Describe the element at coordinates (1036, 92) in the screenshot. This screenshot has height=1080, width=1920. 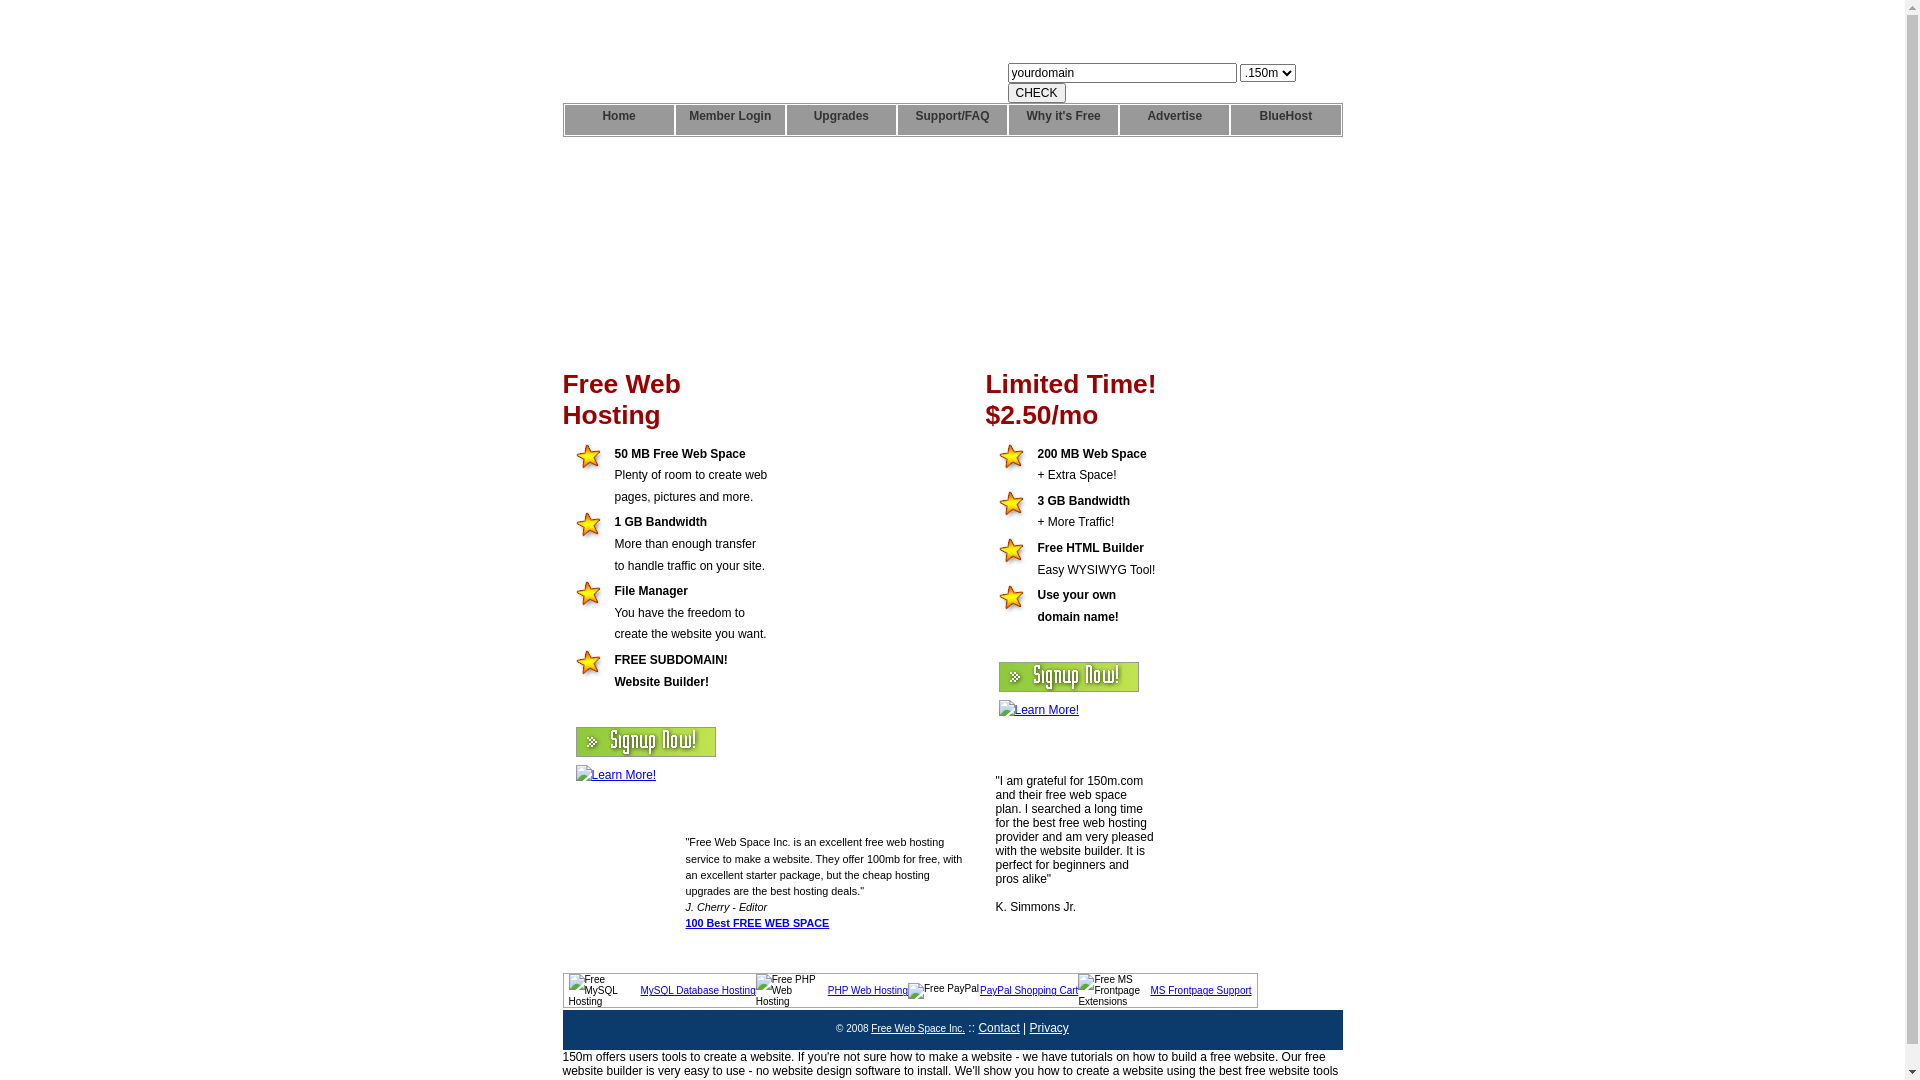
I see `'CHECK'` at that location.